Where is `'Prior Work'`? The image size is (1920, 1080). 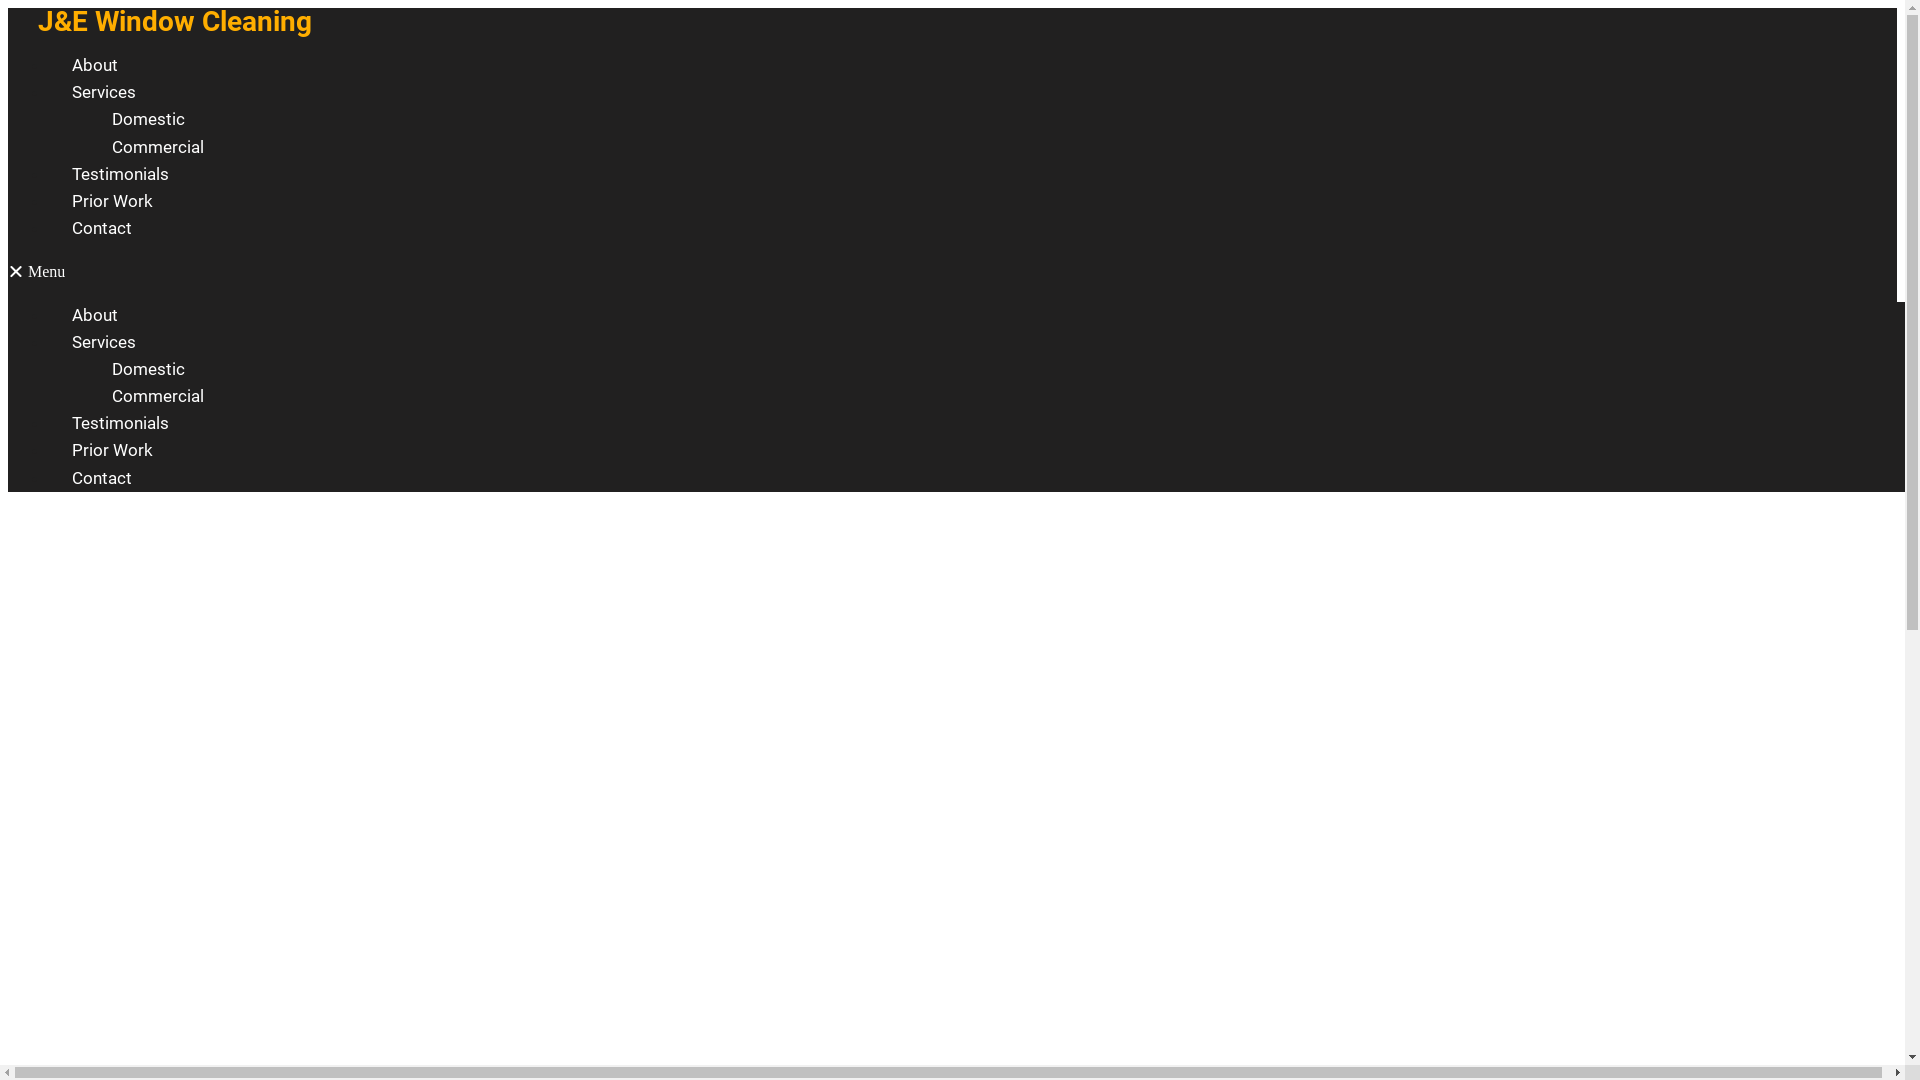
'Prior Work' is located at coordinates (111, 200).